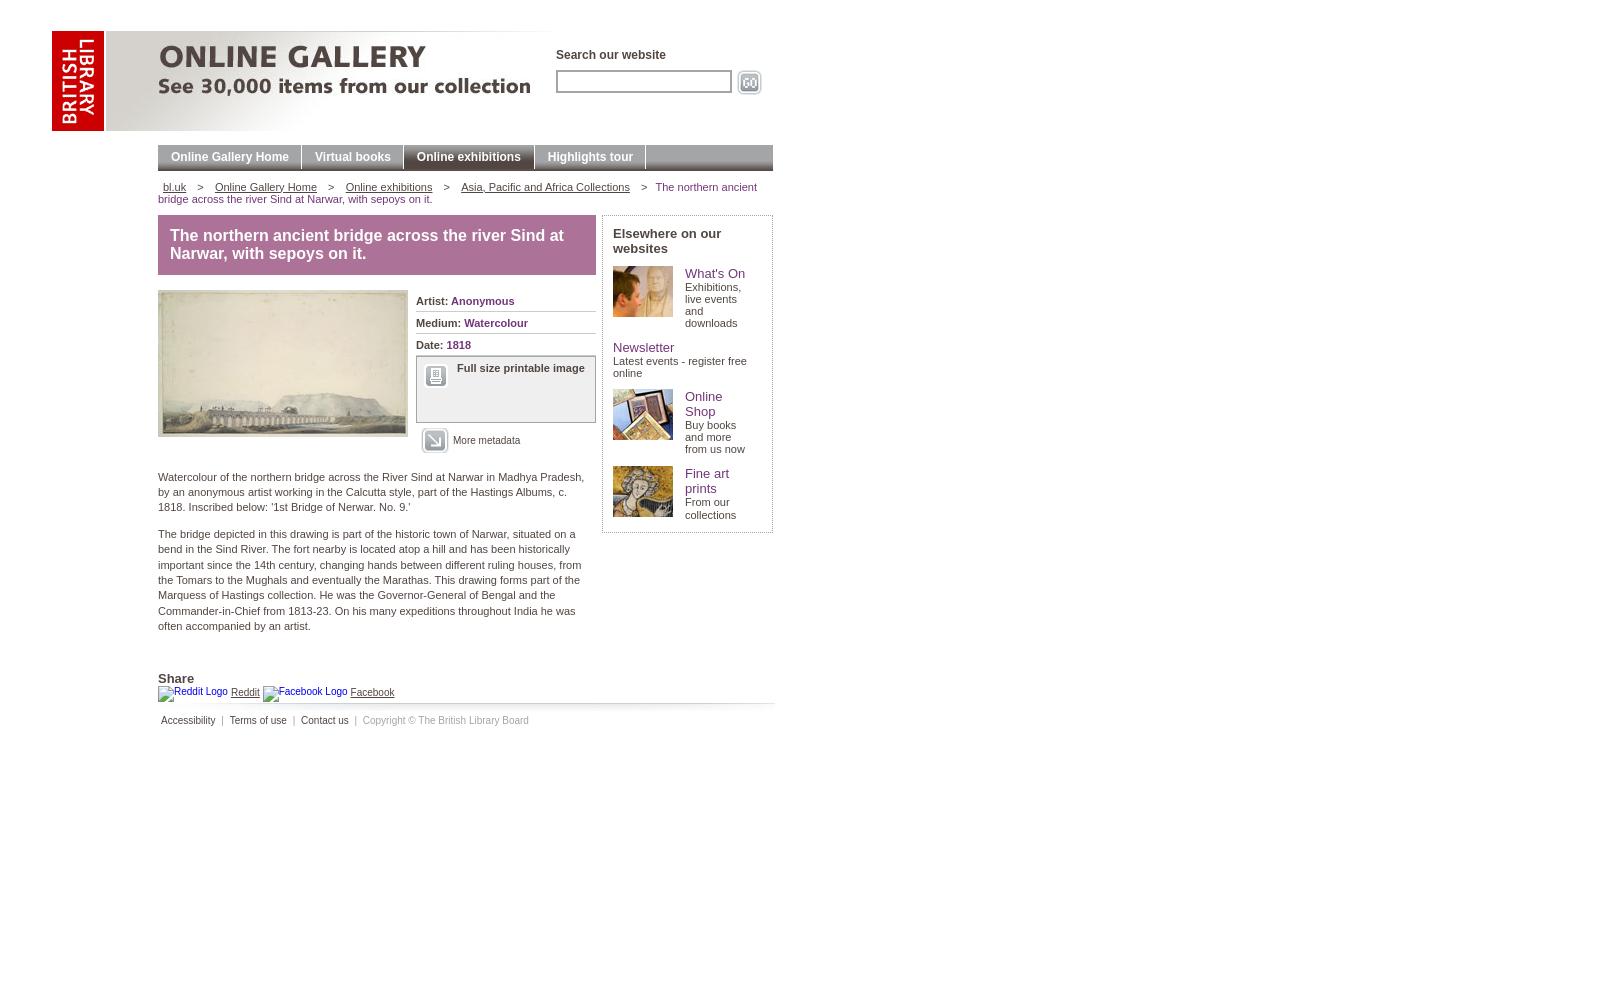 This screenshot has width=1600, height=1000. I want to click on 'Artist:', so click(432, 300).